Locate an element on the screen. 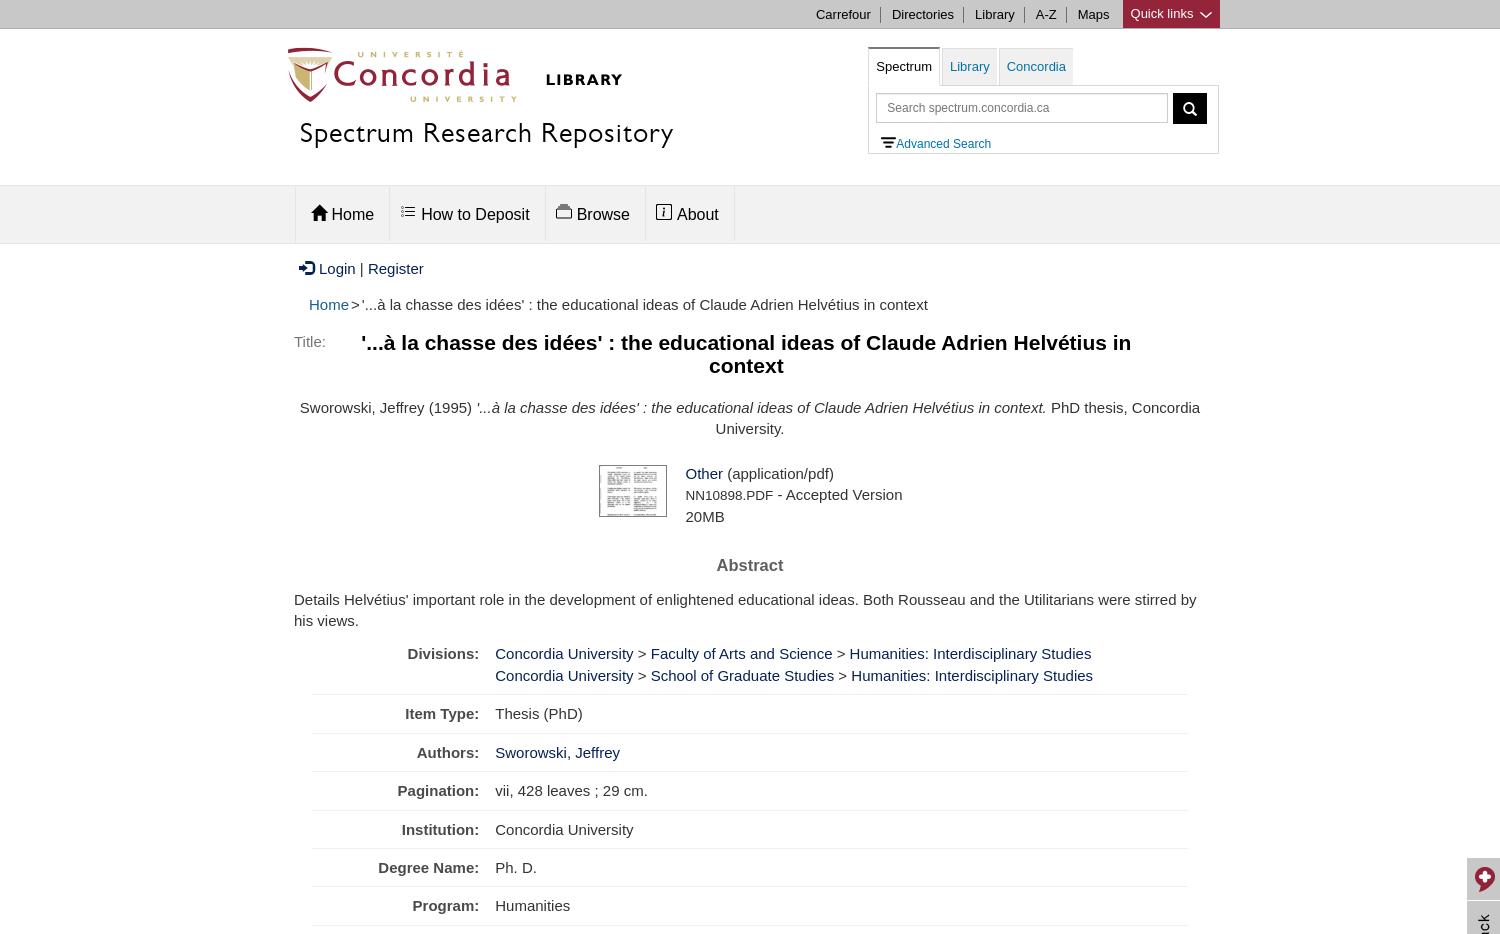 The height and width of the screenshot is (934, 1500). 'Browse' is located at coordinates (601, 213).